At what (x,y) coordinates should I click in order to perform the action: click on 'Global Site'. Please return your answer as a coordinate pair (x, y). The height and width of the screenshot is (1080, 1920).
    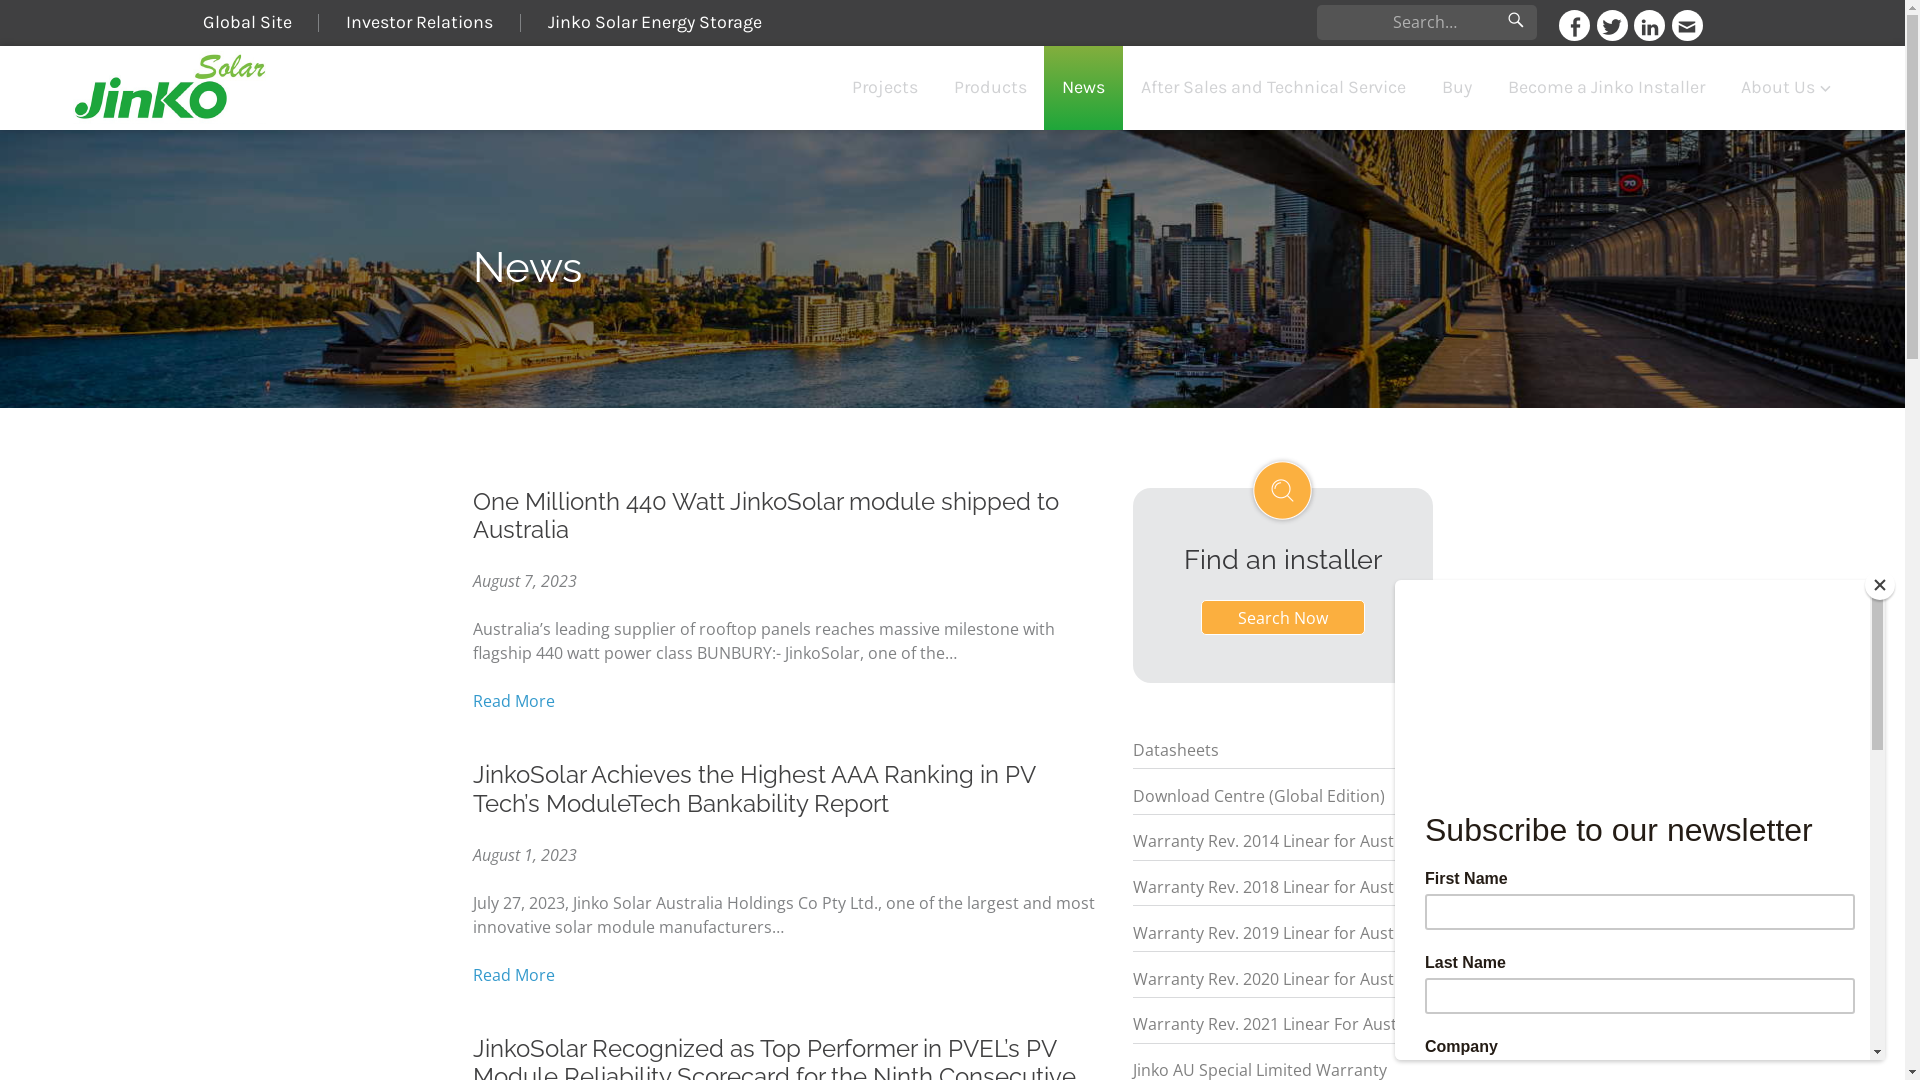
    Looking at the image, I should click on (258, 23).